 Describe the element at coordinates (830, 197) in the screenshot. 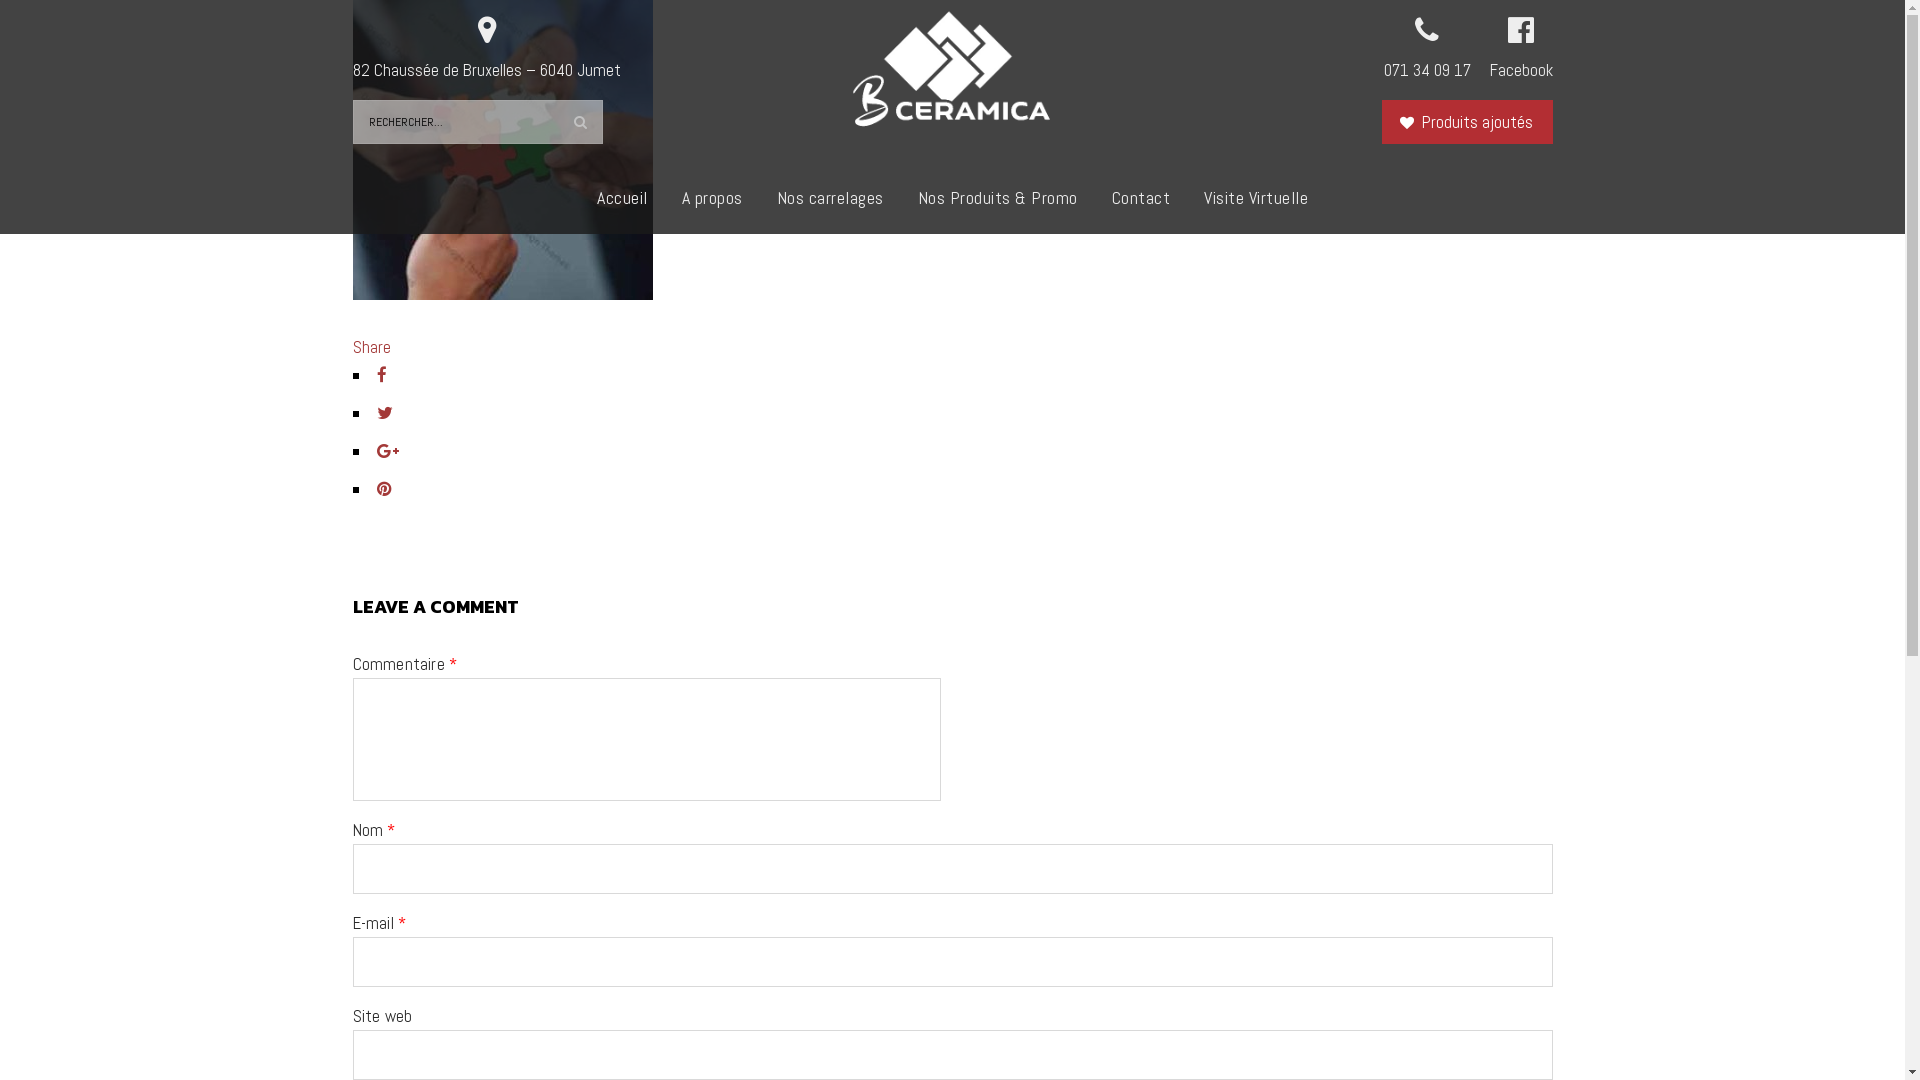

I see `'Nos carrelages'` at that location.